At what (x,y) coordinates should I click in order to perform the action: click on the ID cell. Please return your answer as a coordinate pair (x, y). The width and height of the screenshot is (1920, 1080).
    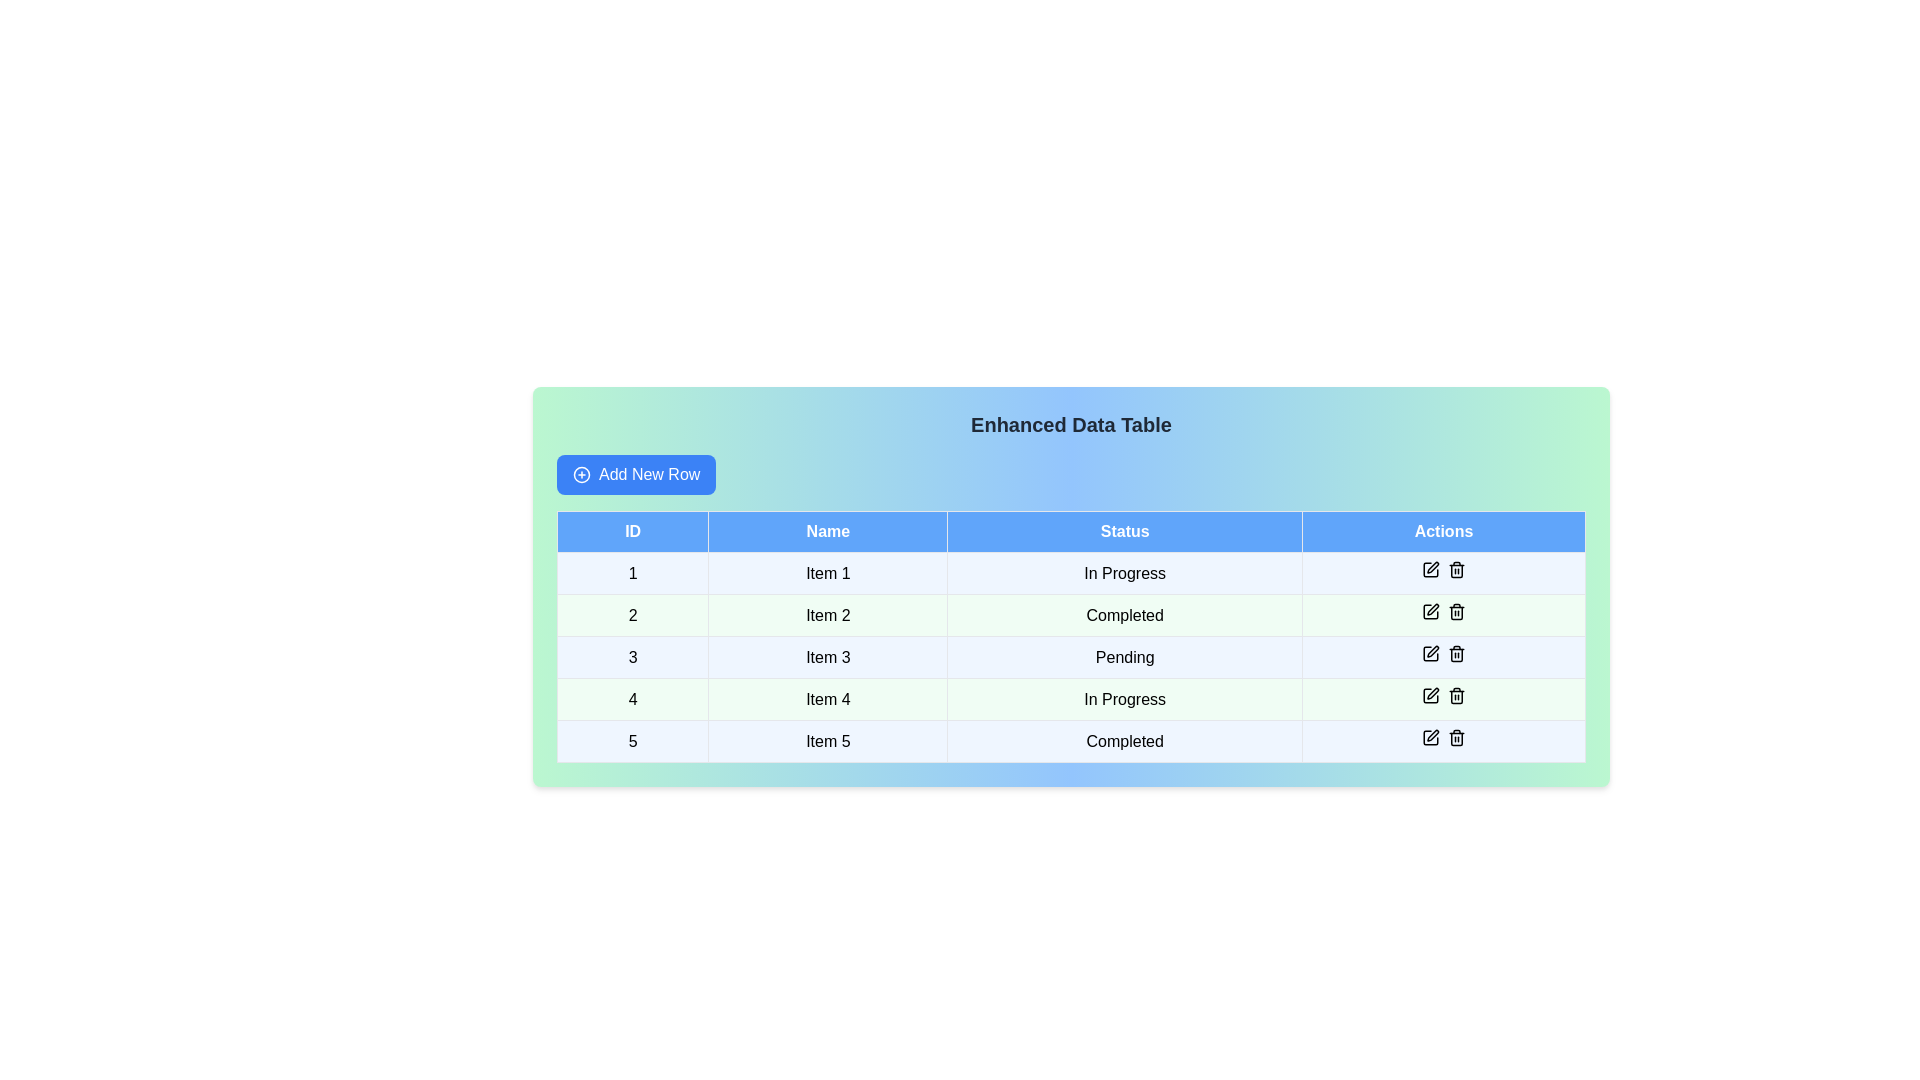
    Looking at the image, I should click on (632, 698).